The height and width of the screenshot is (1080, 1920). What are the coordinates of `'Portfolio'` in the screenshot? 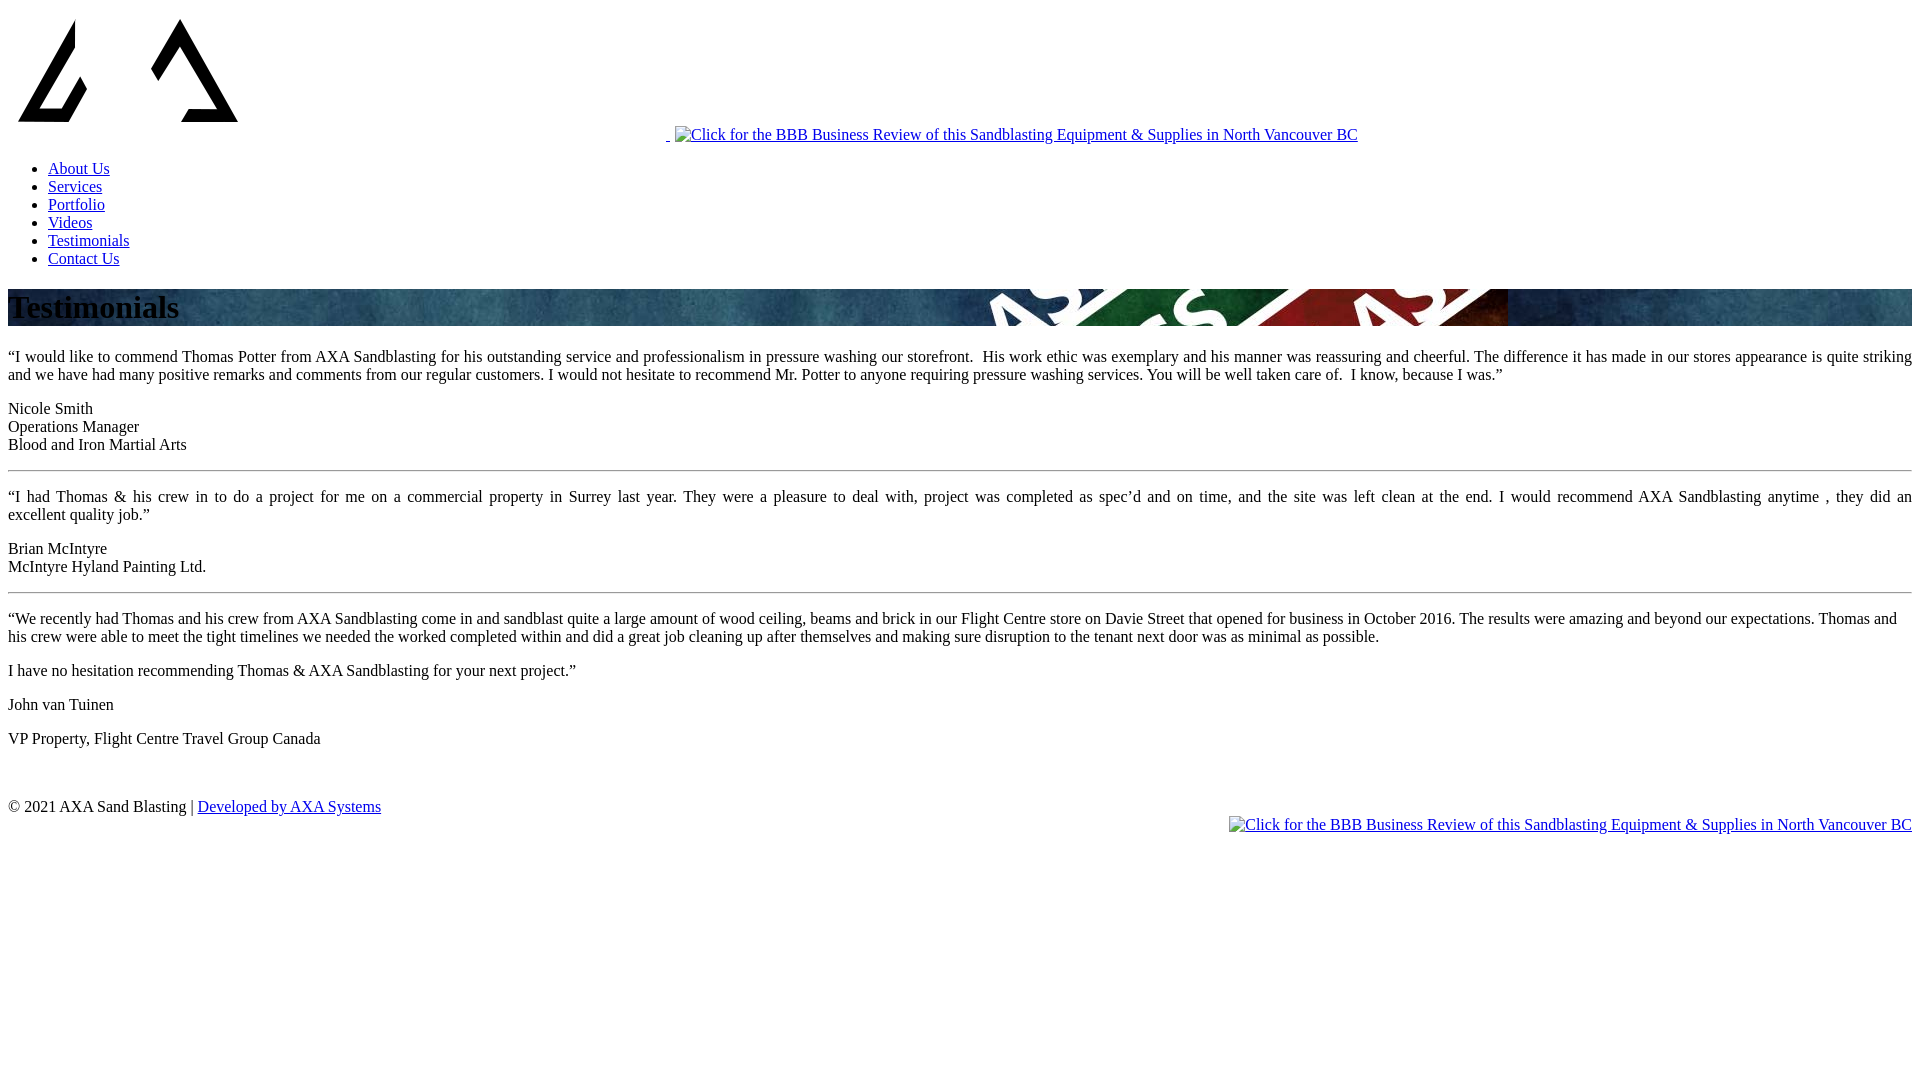 It's located at (48, 204).